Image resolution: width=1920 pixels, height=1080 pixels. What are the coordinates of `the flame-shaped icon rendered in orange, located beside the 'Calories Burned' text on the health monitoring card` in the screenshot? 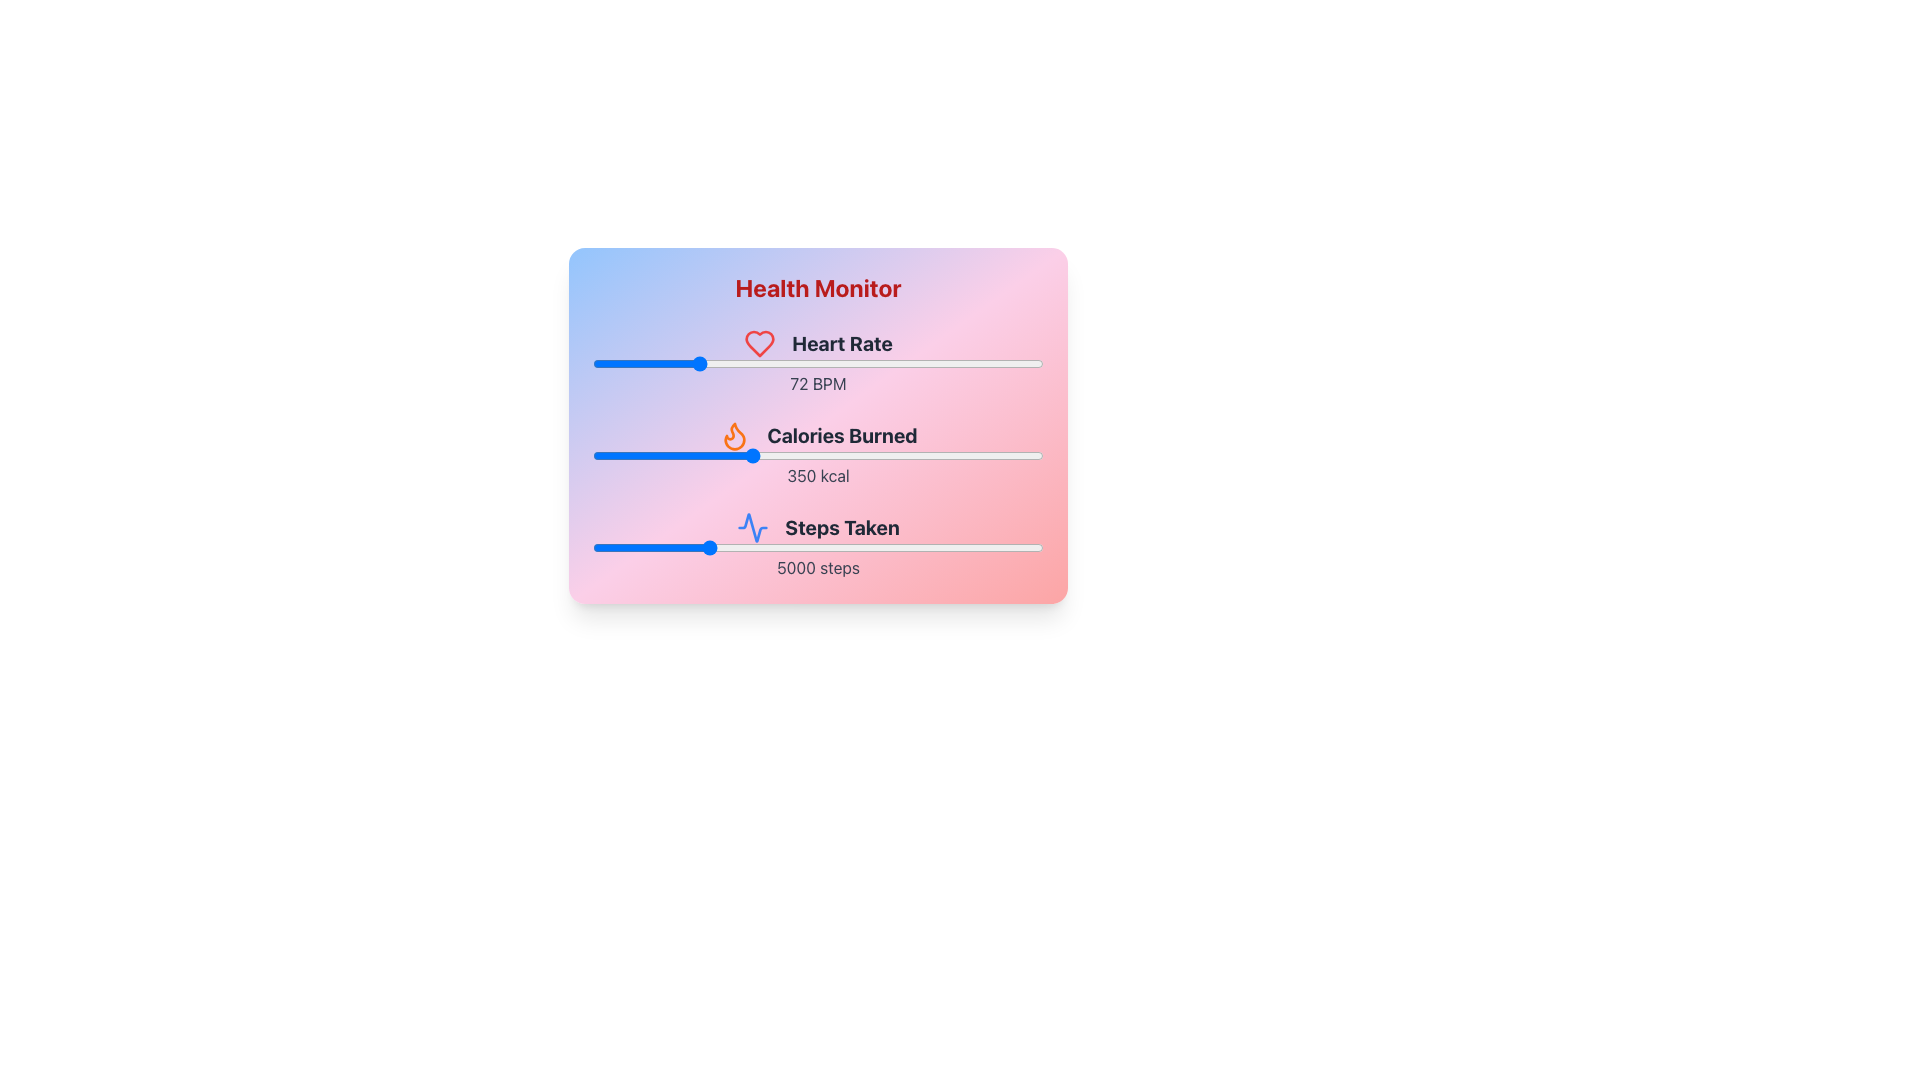 It's located at (734, 435).